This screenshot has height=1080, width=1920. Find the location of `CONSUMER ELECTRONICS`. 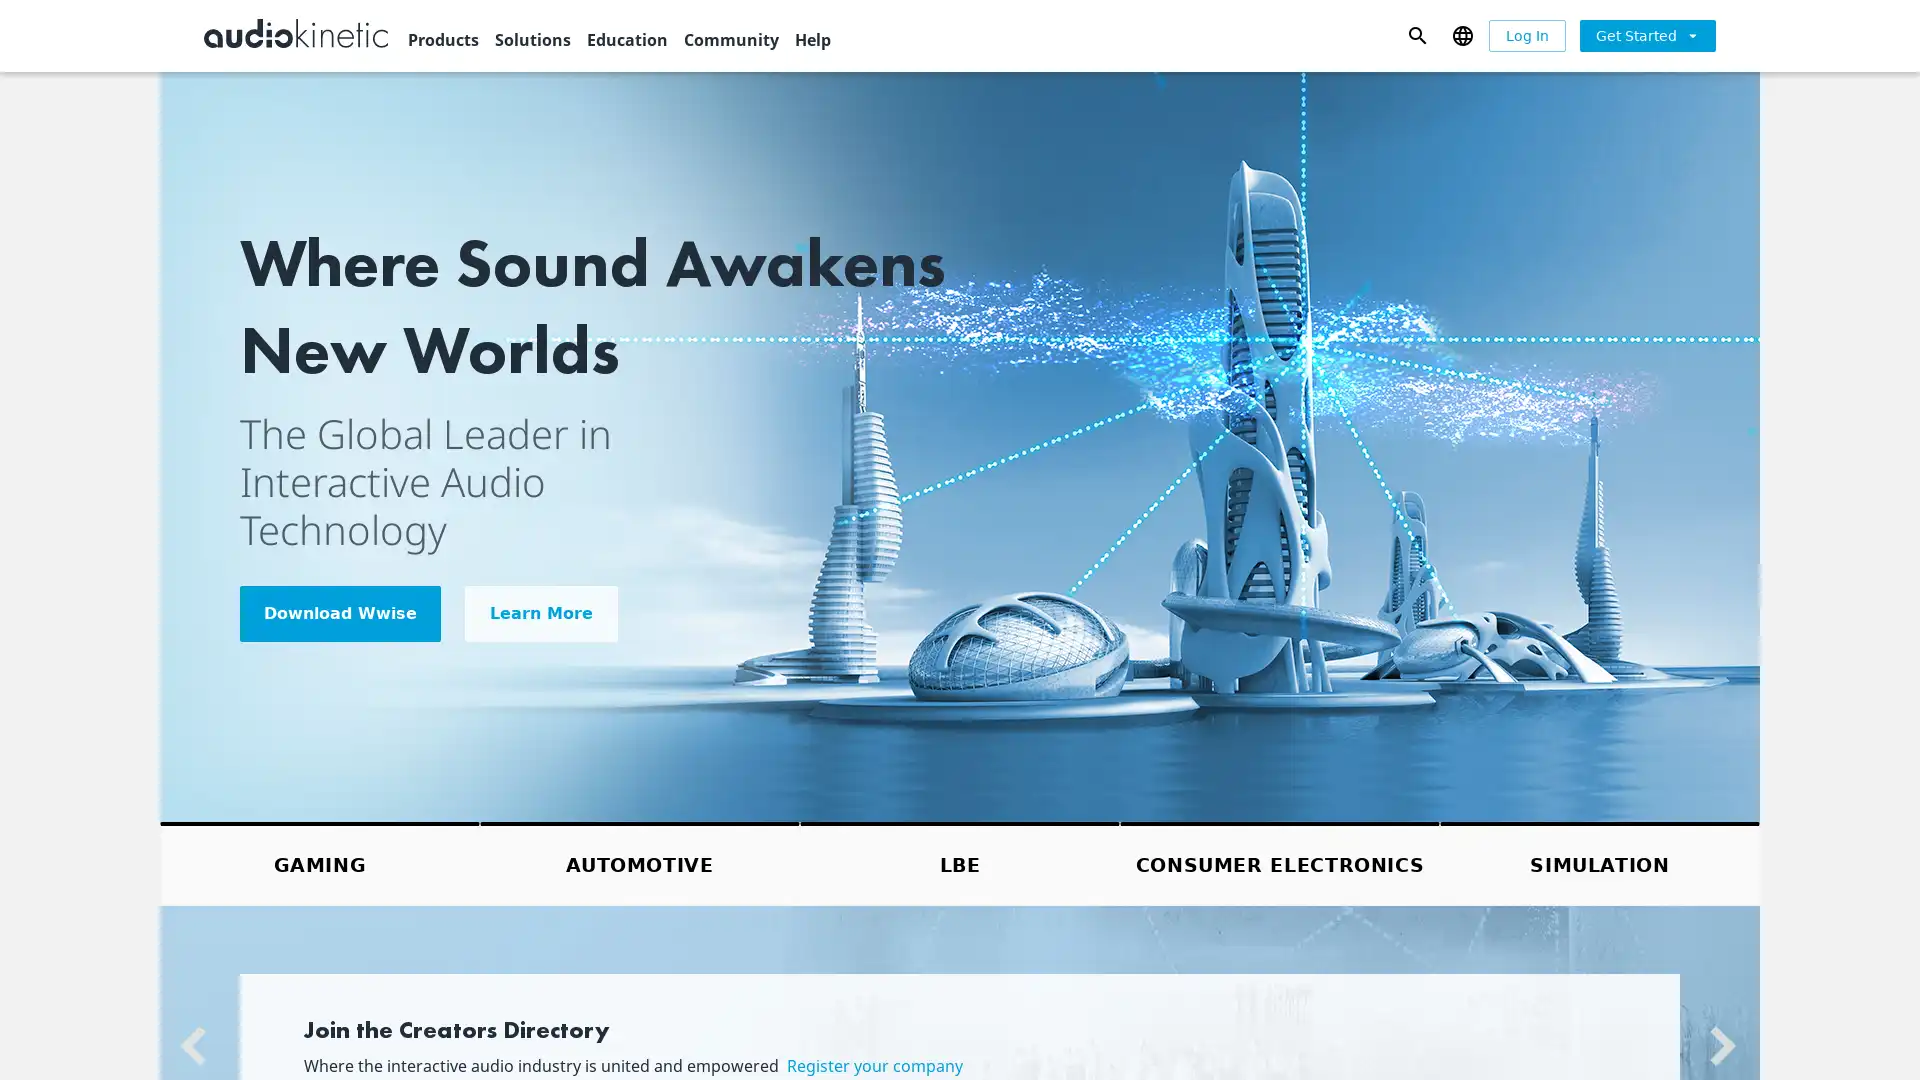

CONSUMER ELECTRONICS is located at coordinates (1280, 862).